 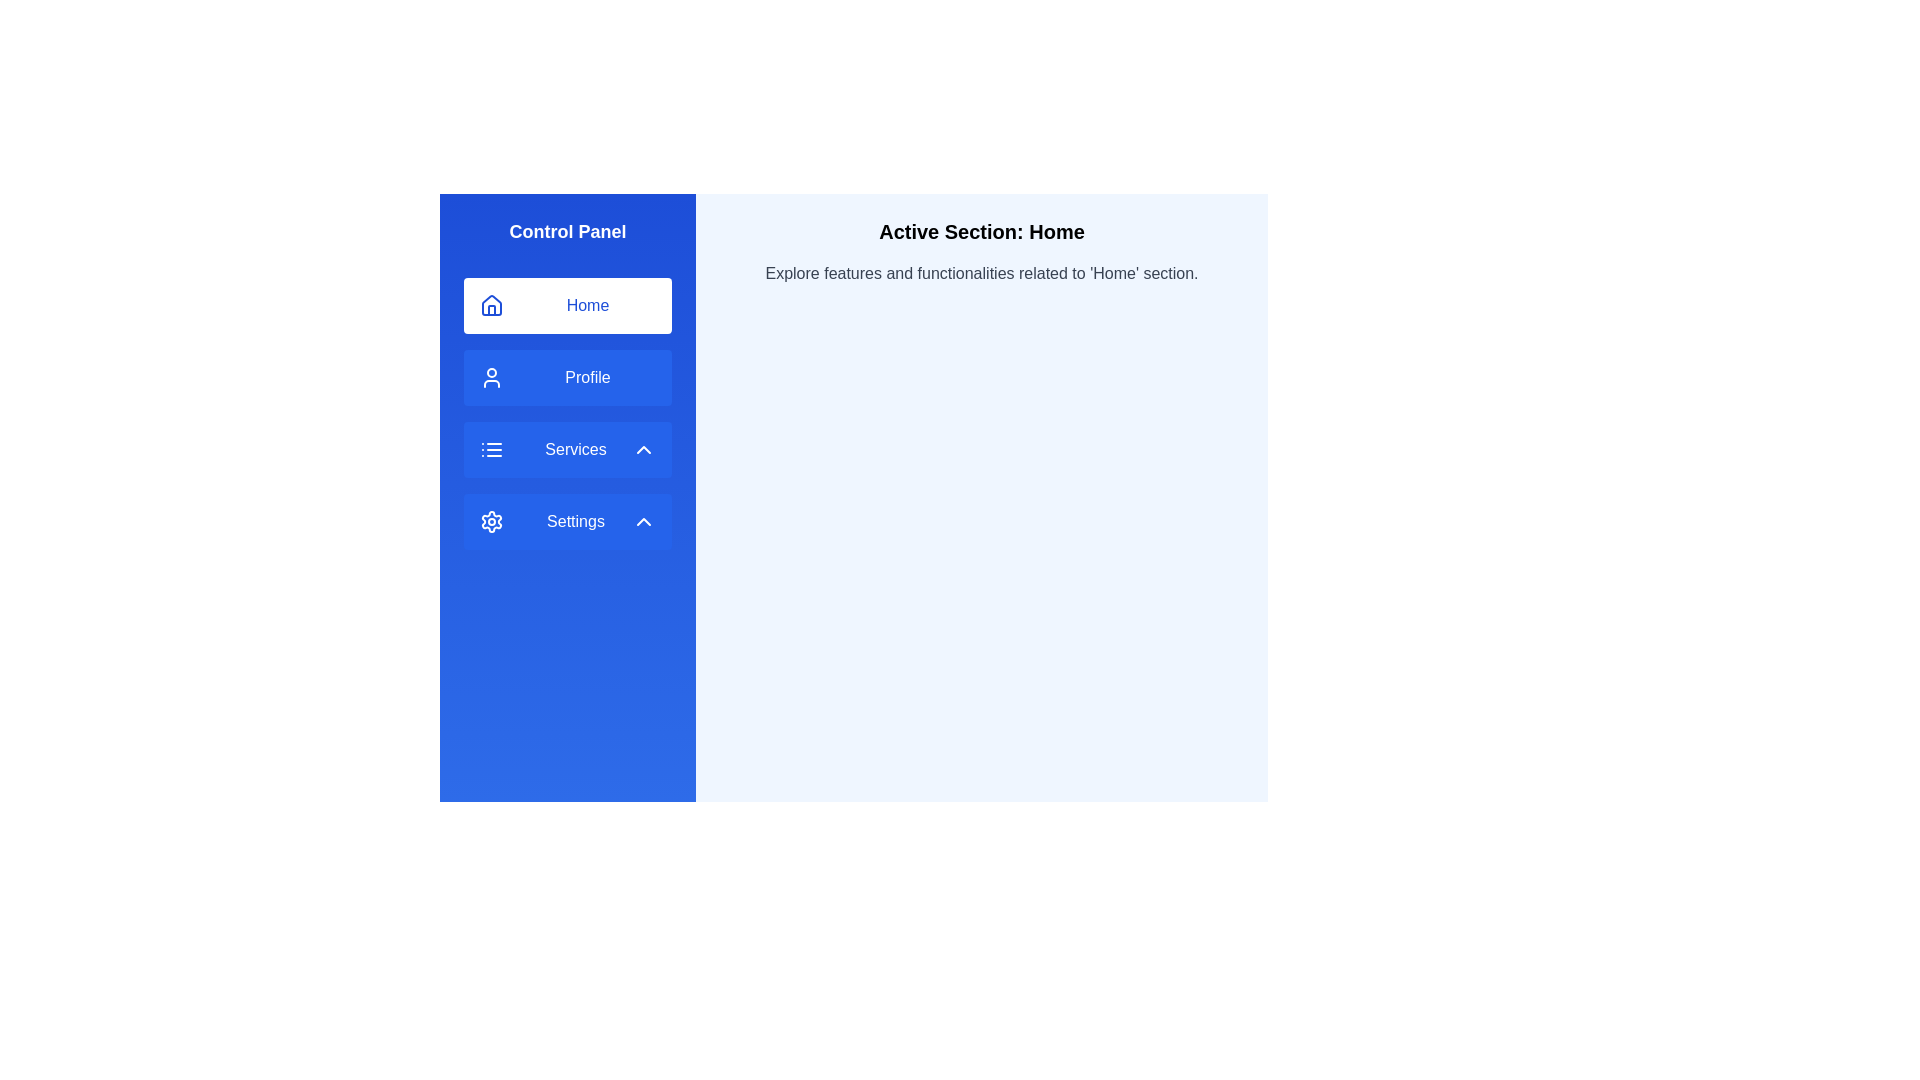 What do you see at coordinates (566, 378) in the screenshot?
I see `the blue rectangular 'Profile' button with a user silhouette icon located in the vertical menu on the left side, positioned below the 'Home' button` at bounding box center [566, 378].